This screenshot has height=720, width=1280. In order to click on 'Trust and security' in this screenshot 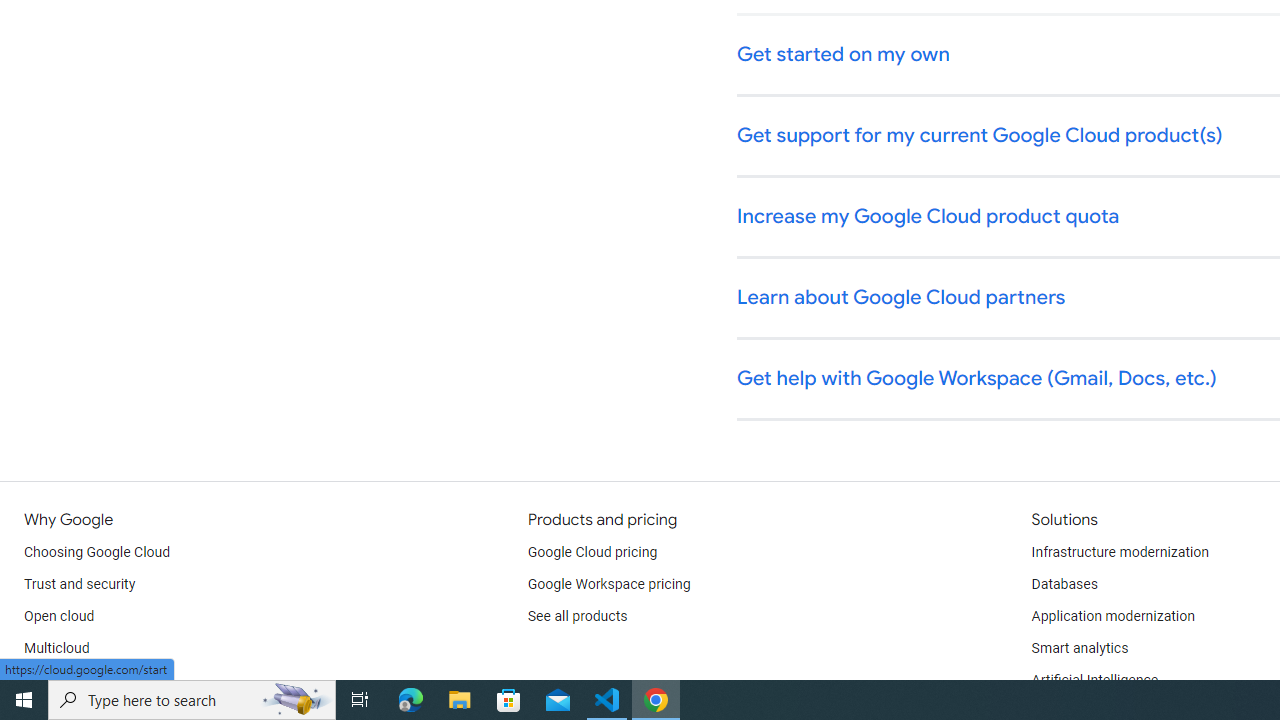, I will do `click(80, 585)`.